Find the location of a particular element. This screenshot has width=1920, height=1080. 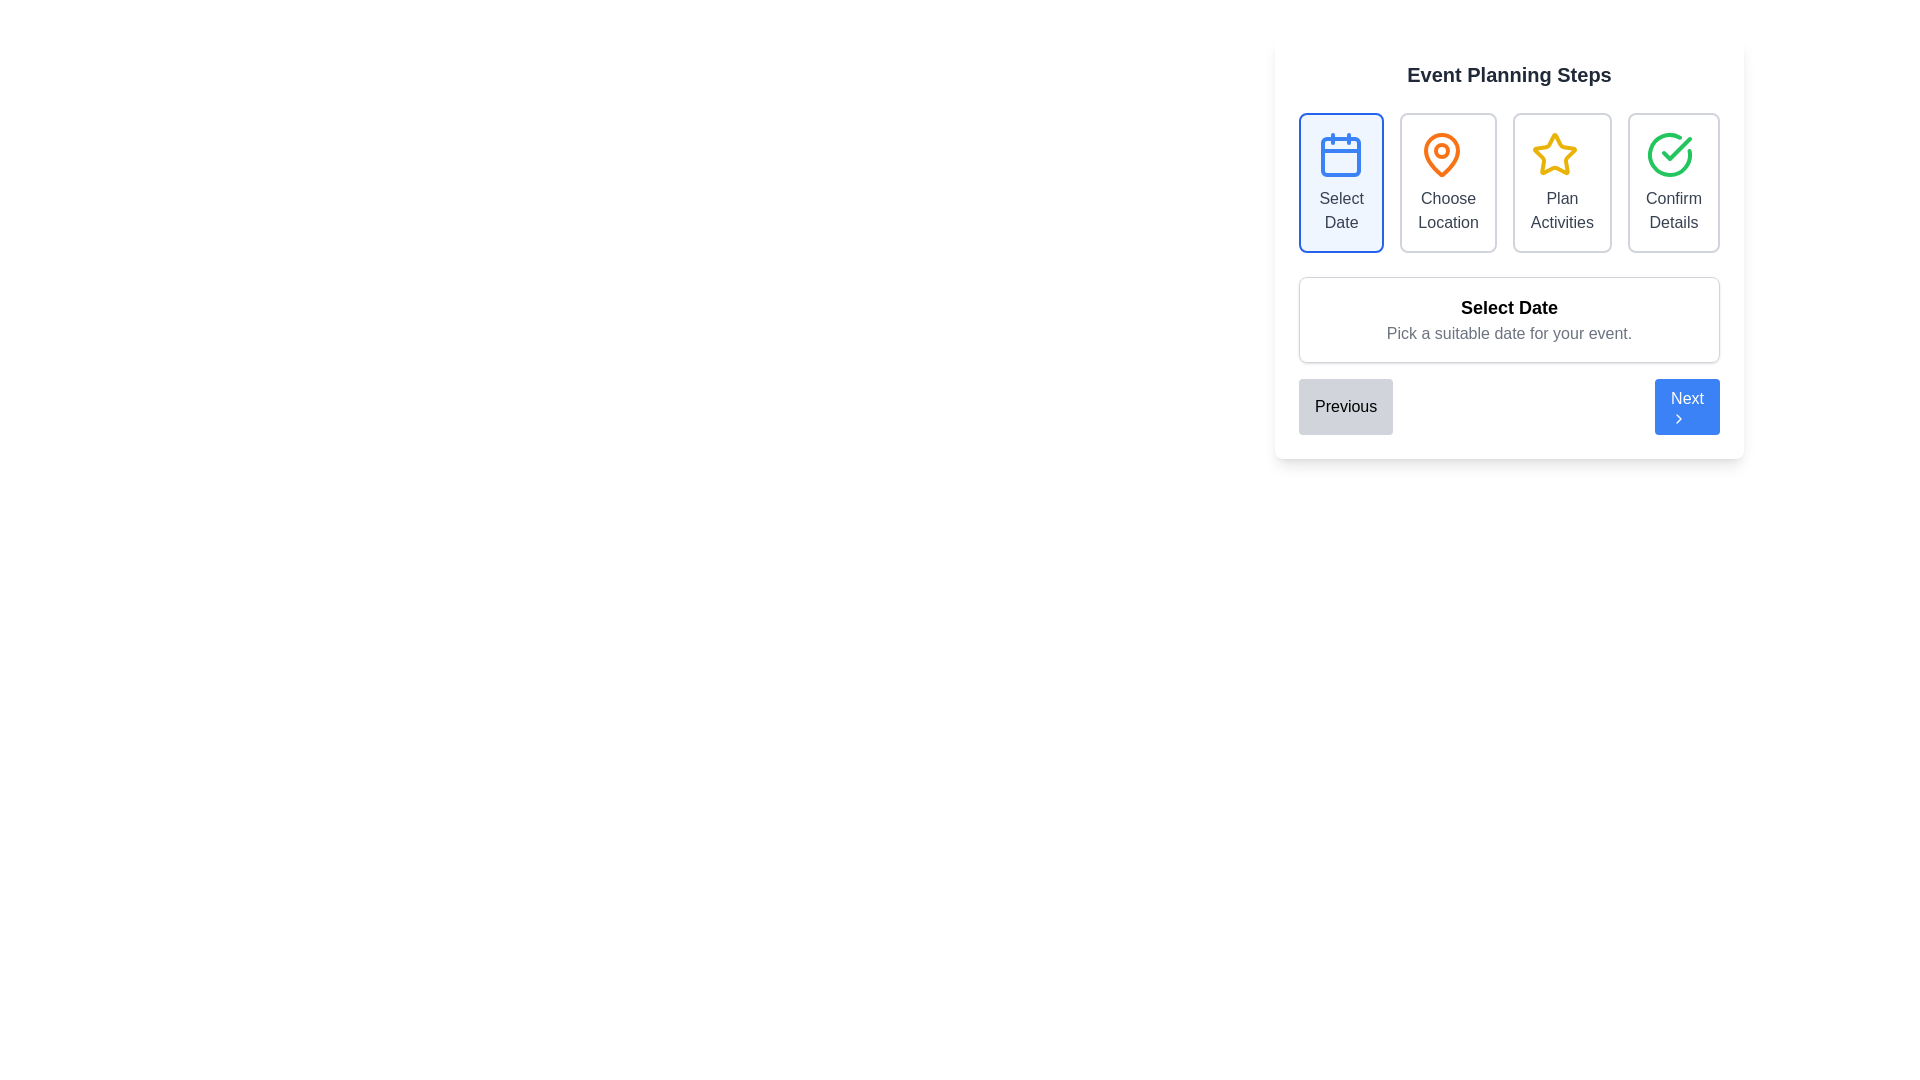

the green circular icon with a checkmark inside it, located in the 'Confirm Details' section above the text 'Confirm Details' is located at coordinates (1674, 153).